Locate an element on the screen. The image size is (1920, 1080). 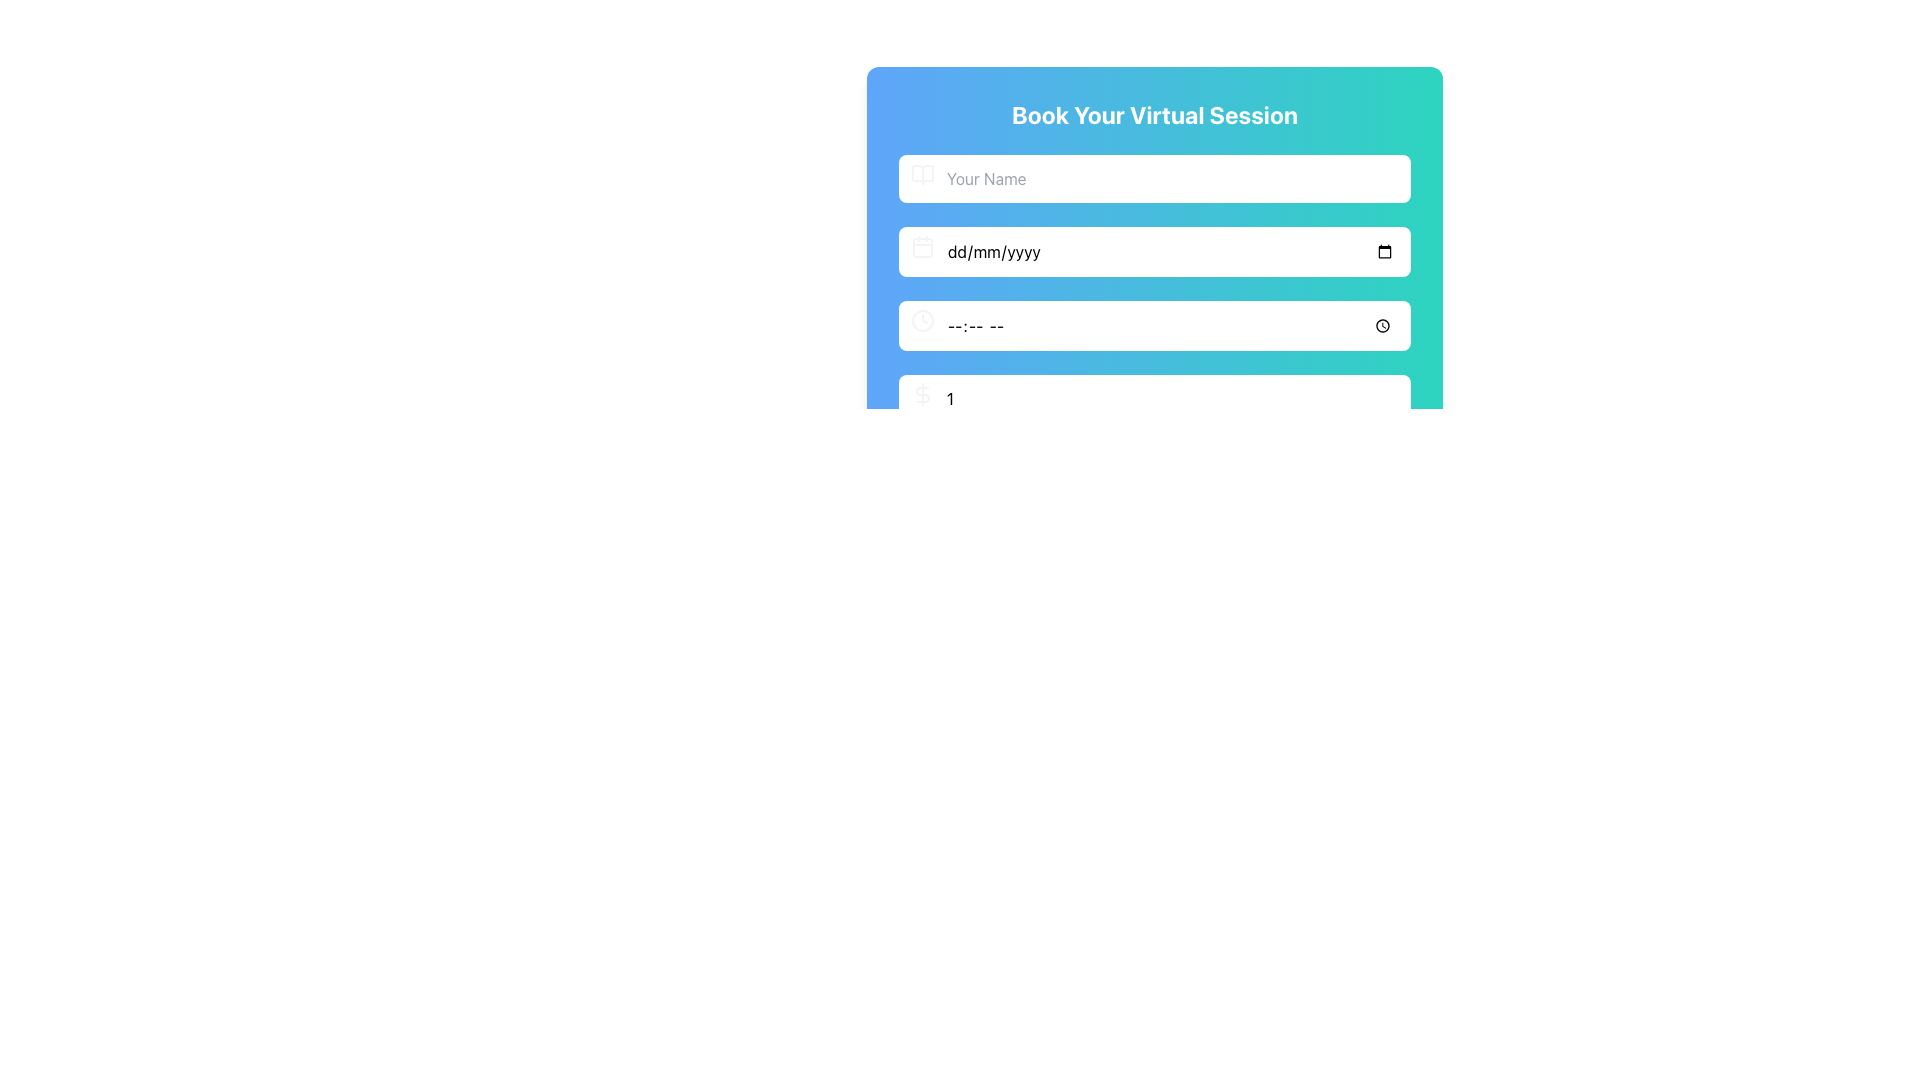
the date icon located to the left of the date input box is located at coordinates (921, 245).